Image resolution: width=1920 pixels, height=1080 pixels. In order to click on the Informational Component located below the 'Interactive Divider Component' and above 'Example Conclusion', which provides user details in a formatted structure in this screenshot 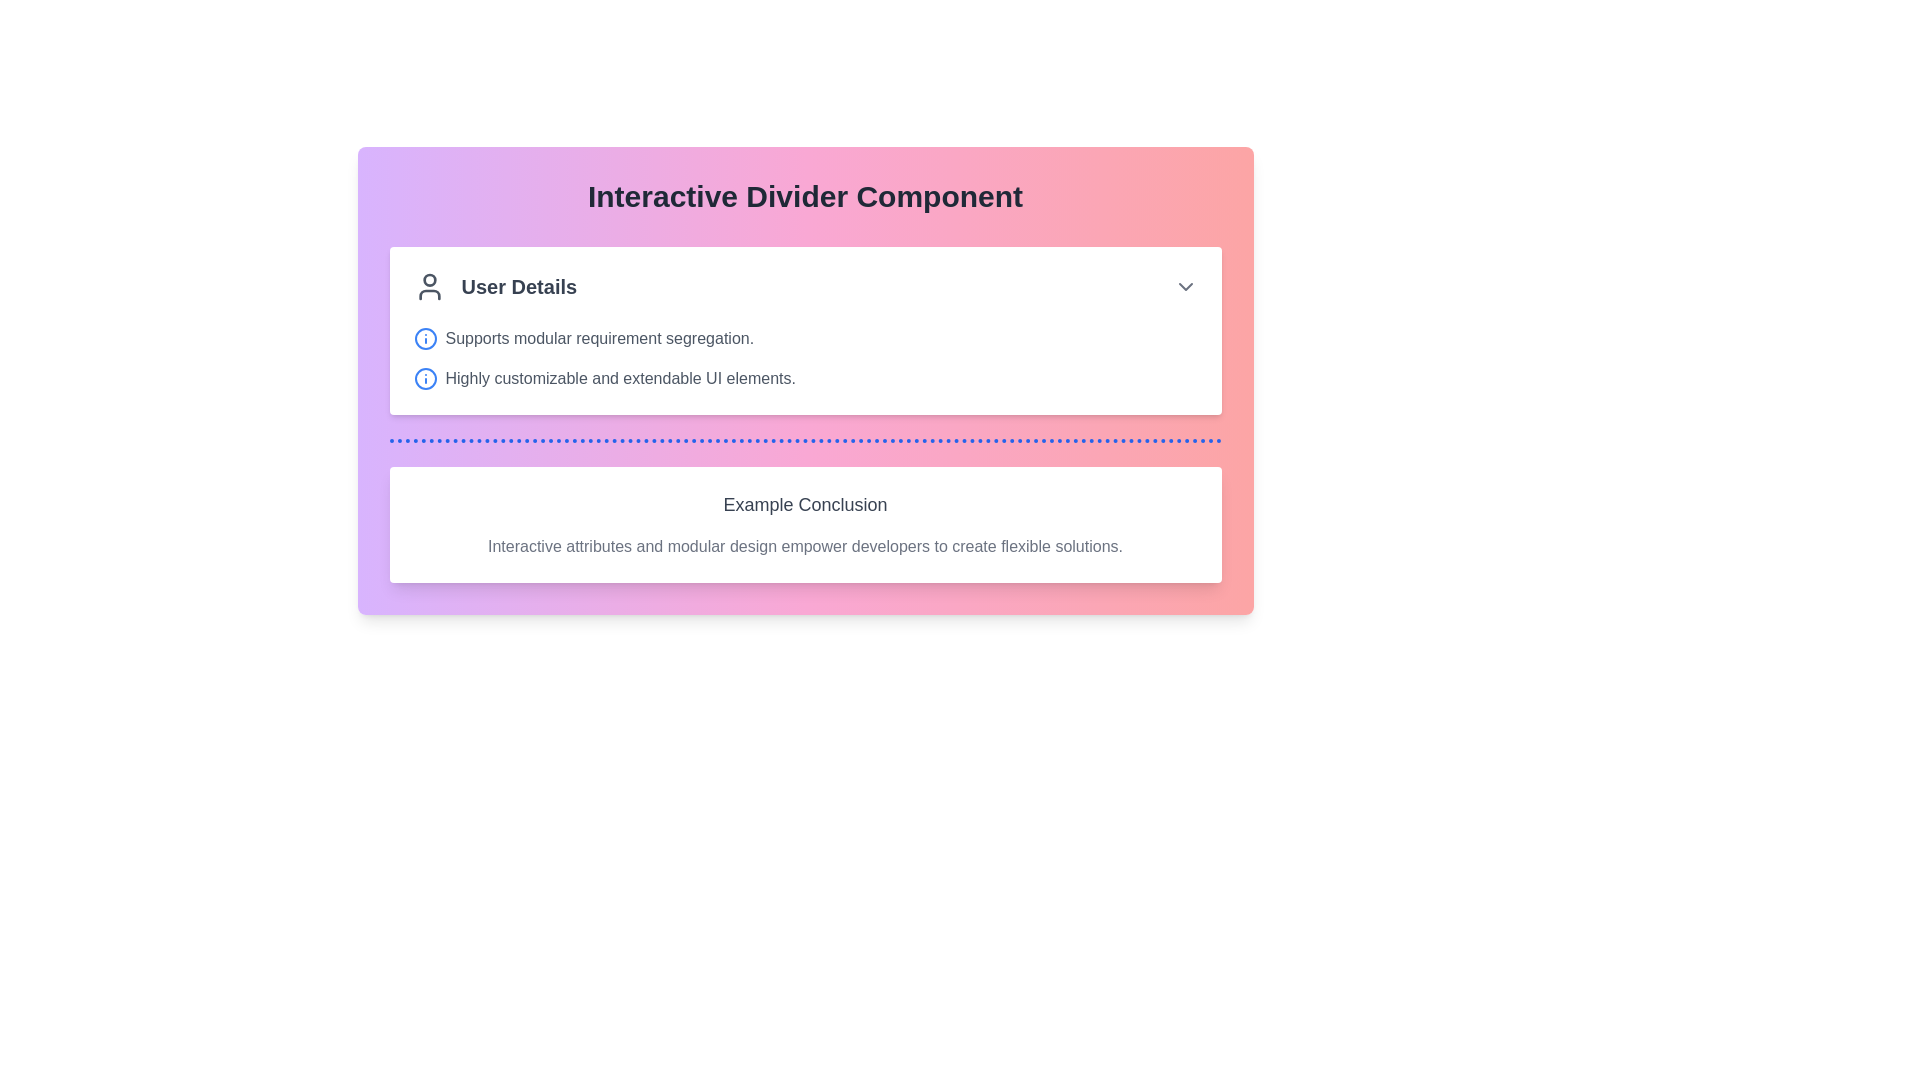, I will do `click(805, 330)`.